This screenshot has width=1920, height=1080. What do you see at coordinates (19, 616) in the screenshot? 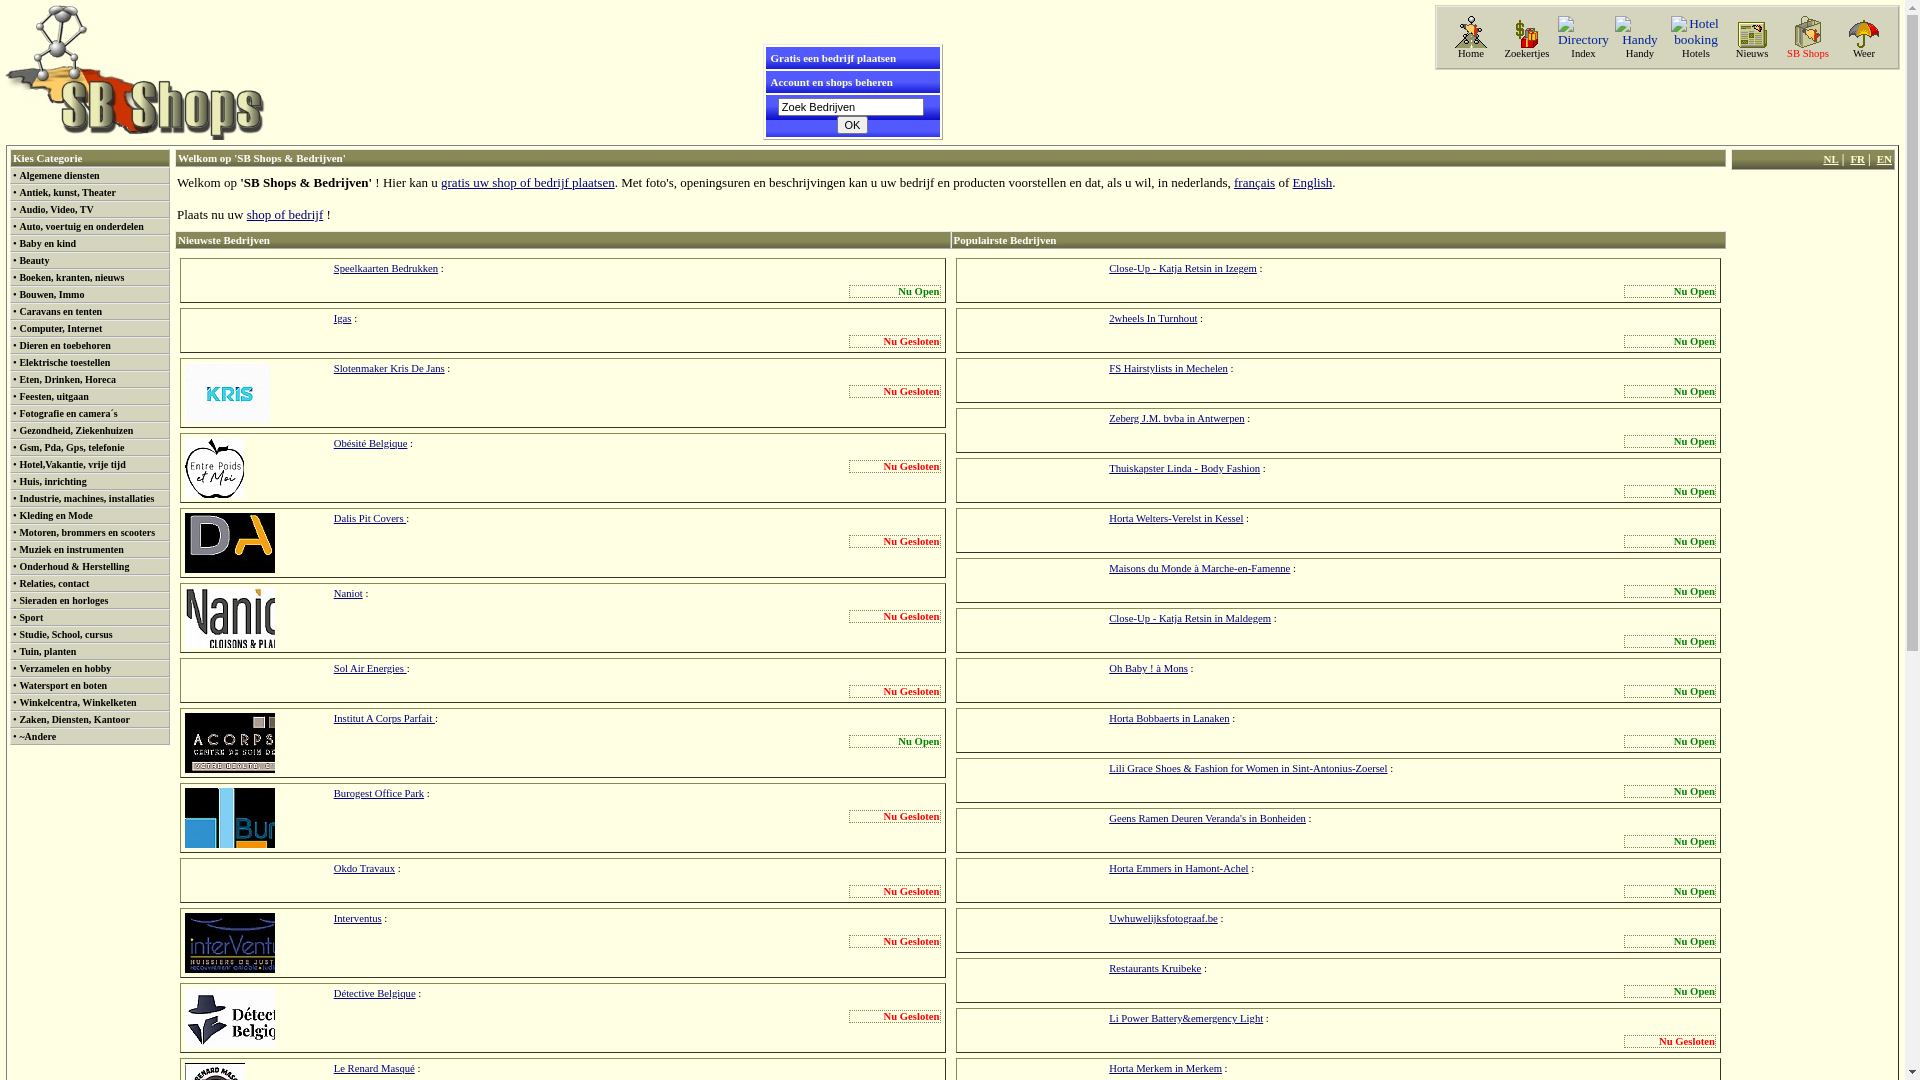
I see `'Sport'` at bounding box center [19, 616].